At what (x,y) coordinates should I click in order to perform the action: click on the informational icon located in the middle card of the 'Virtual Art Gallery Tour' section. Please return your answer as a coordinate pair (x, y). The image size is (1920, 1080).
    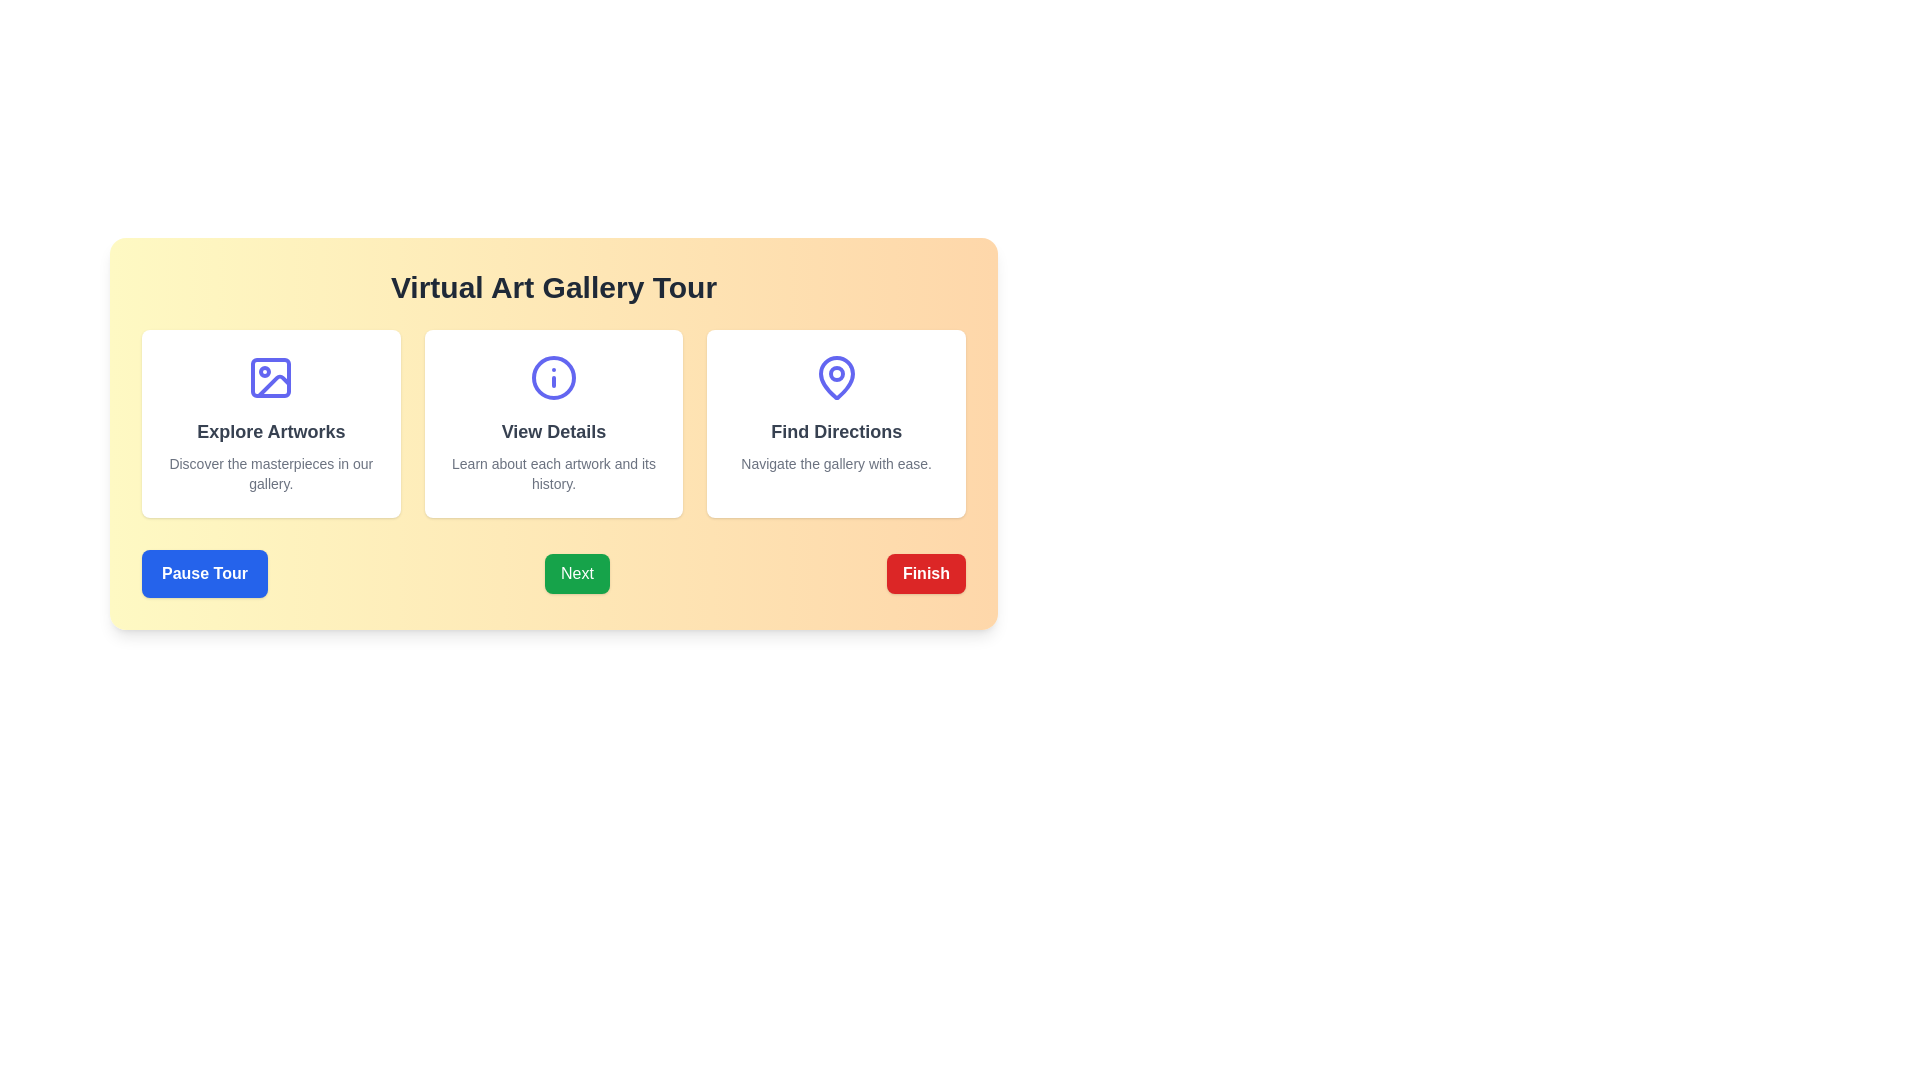
    Looking at the image, I should click on (553, 378).